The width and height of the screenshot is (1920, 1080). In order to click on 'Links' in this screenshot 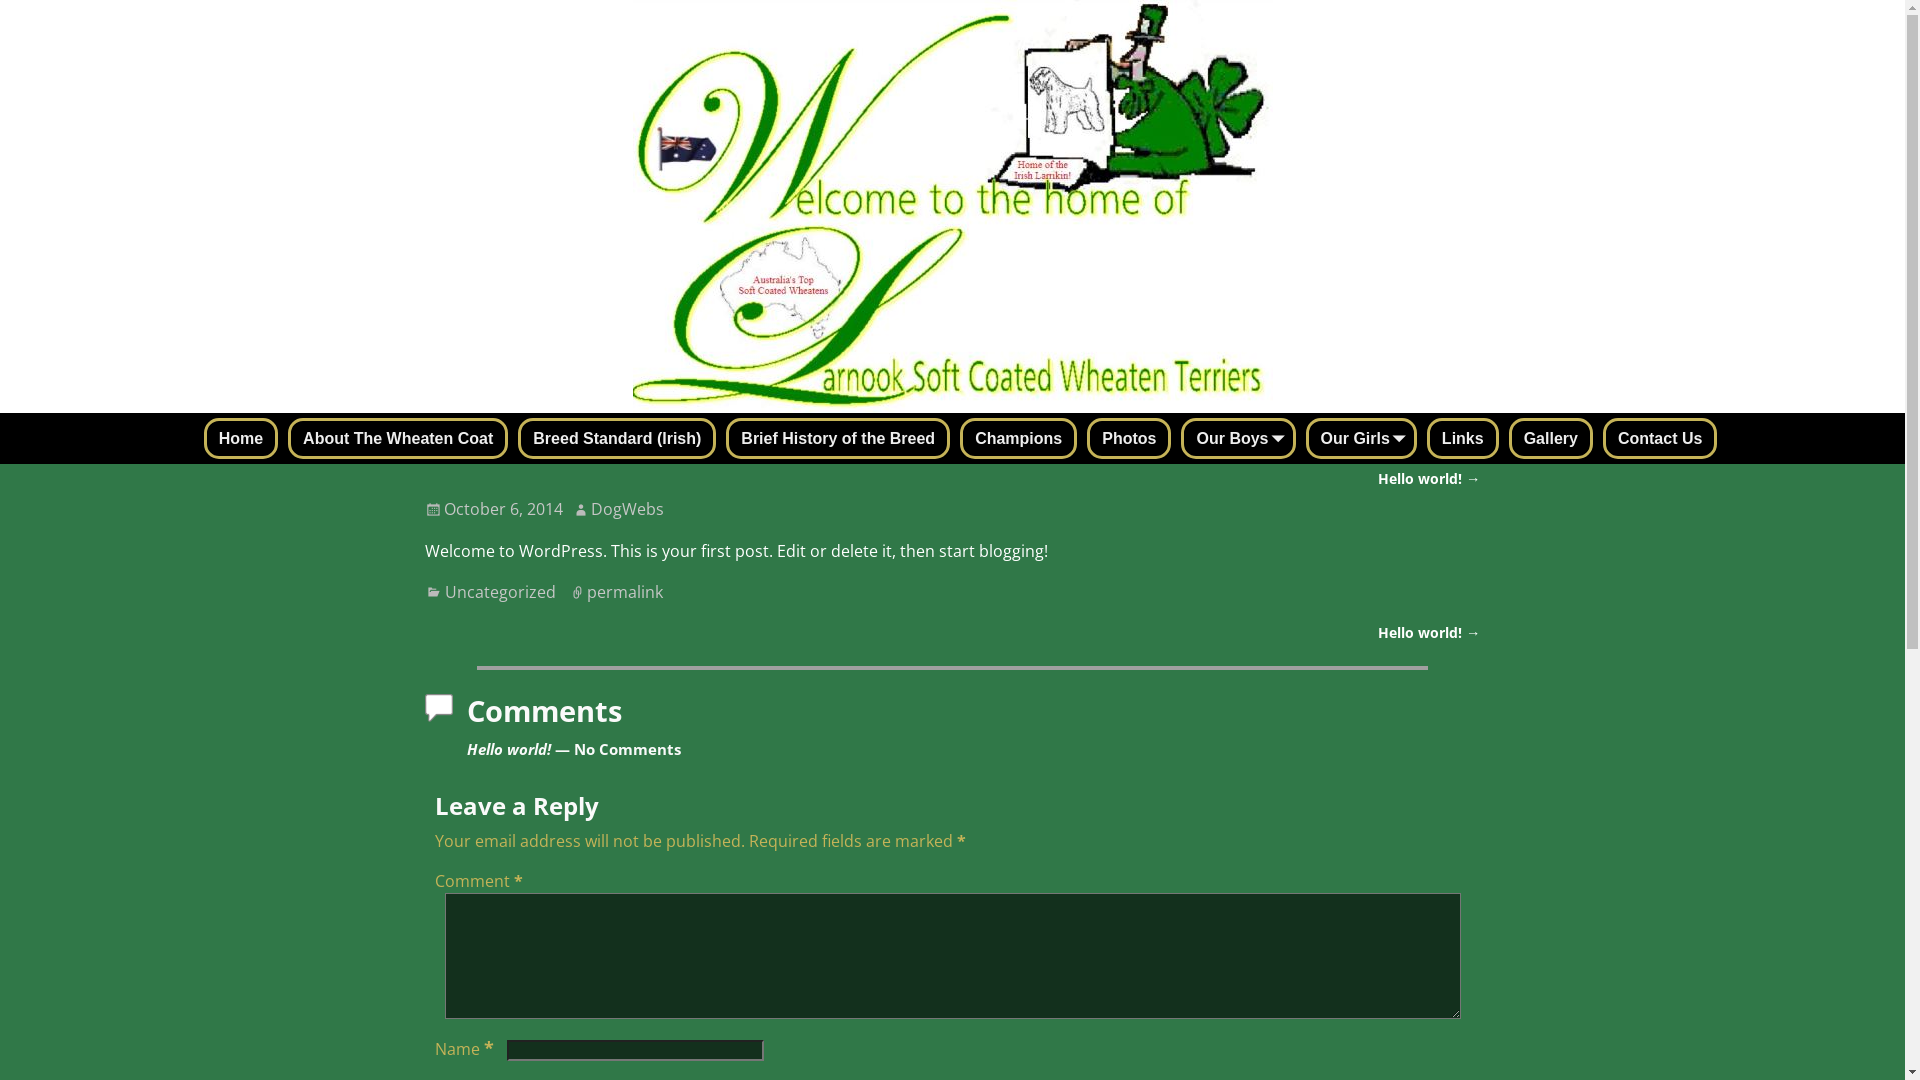, I will do `click(1463, 437)`.